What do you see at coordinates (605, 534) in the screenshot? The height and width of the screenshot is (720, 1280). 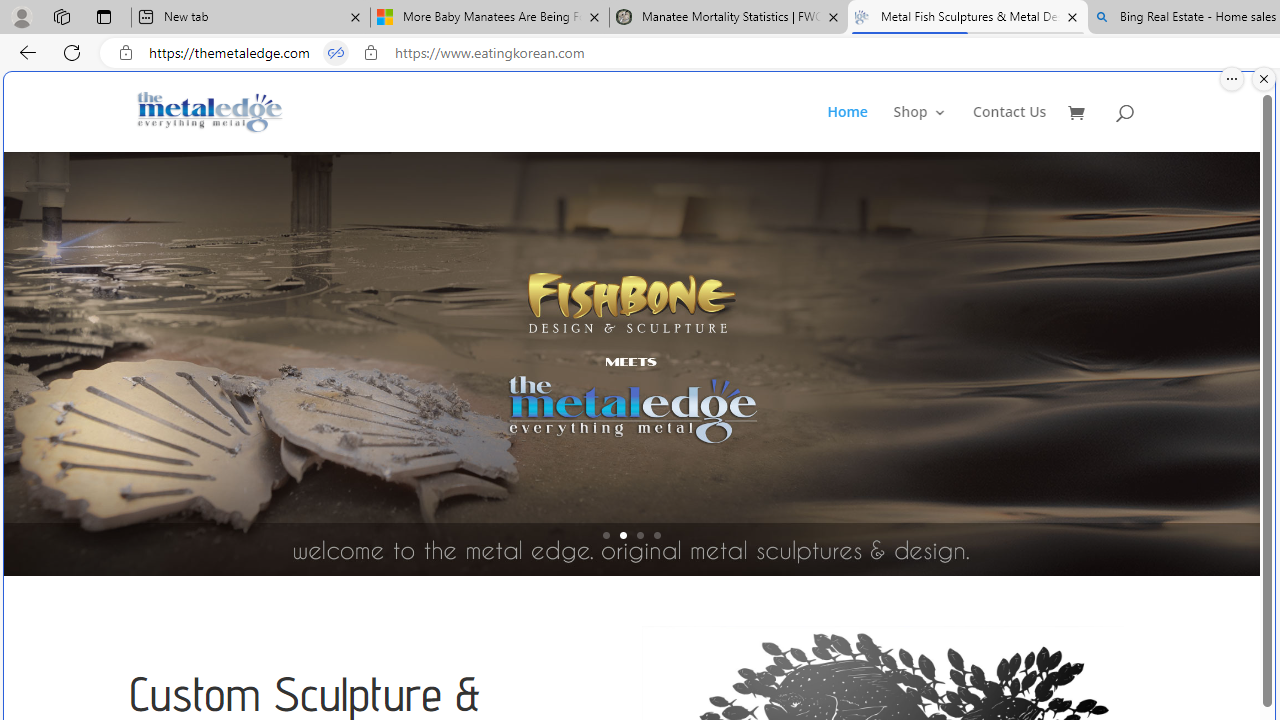 I see `'1'` at bounding box center [605, 534].